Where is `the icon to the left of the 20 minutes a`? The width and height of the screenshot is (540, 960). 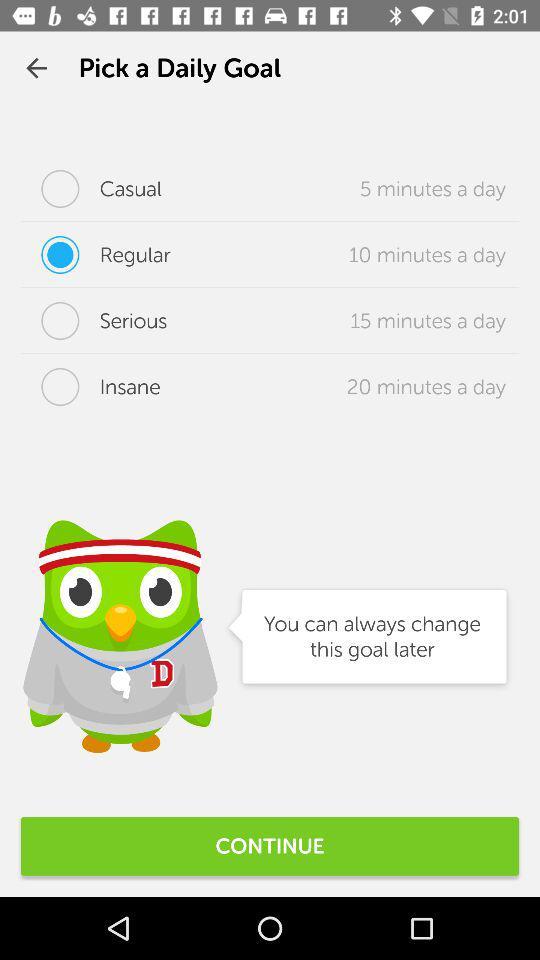
the icon to the left of the 20 minutes a is located at coordinates (89, 385).